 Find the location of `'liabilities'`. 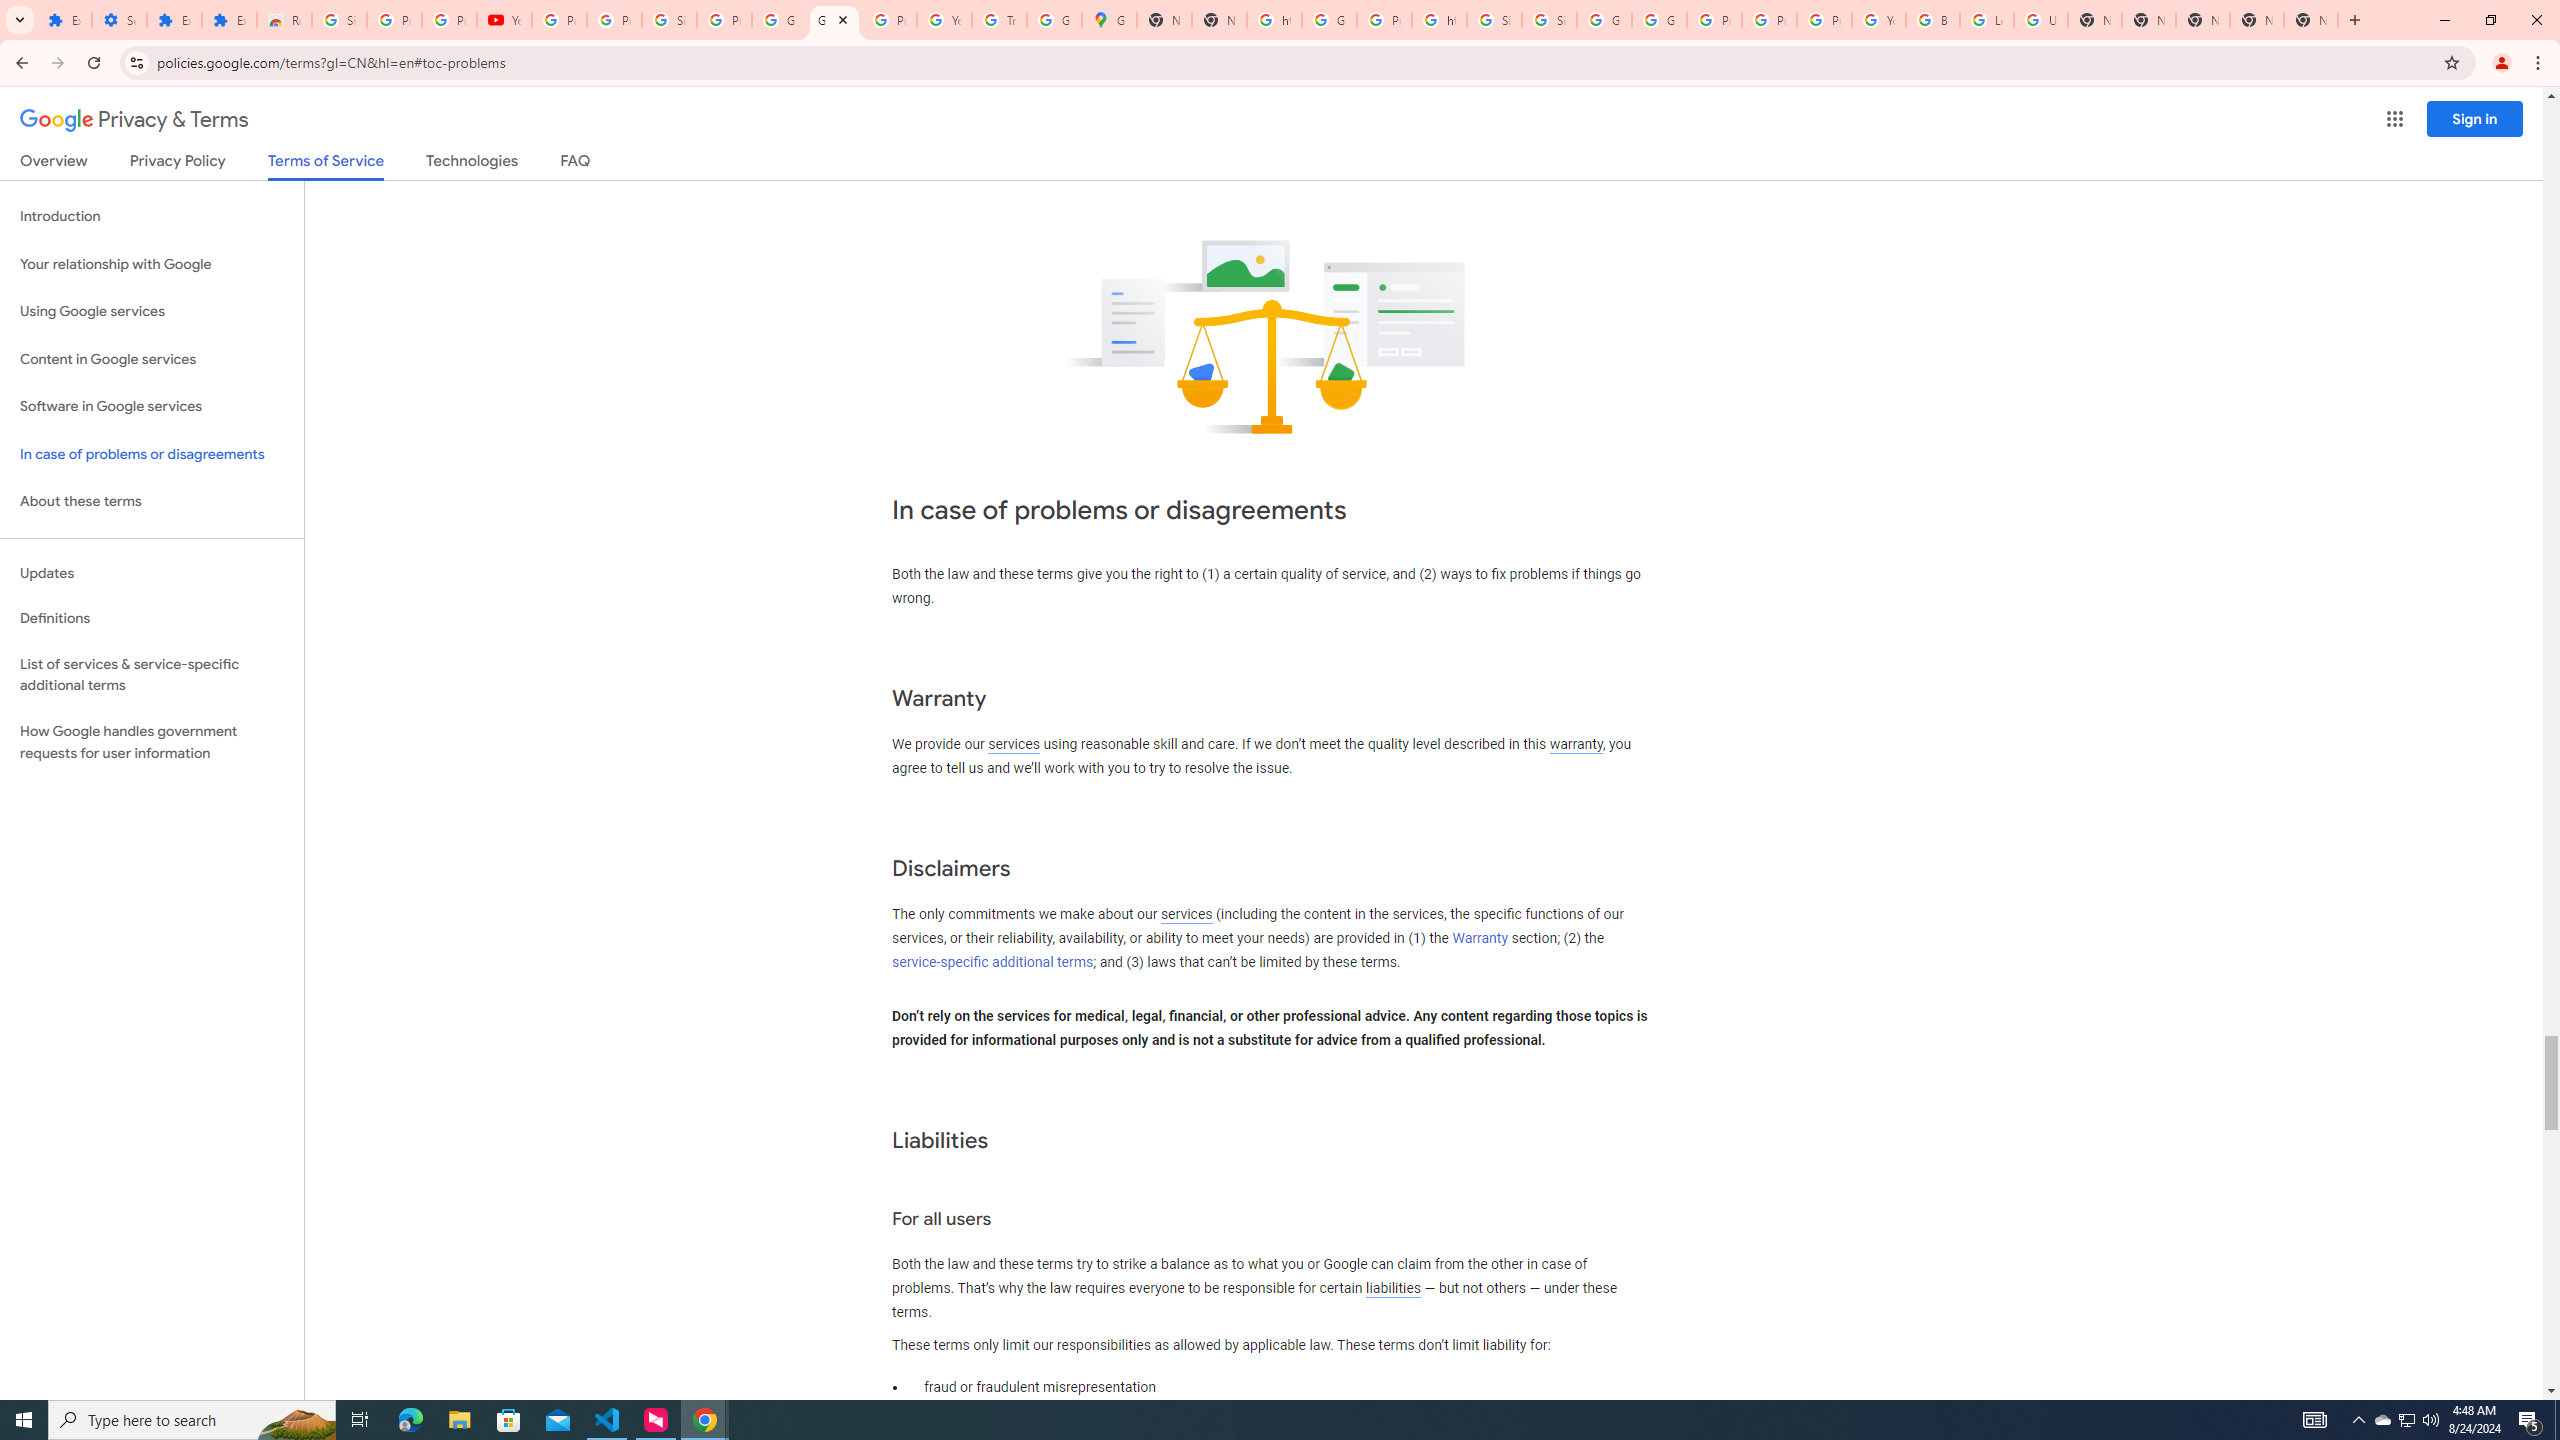

'liabilities' is located at coordinates (1391, 1287).